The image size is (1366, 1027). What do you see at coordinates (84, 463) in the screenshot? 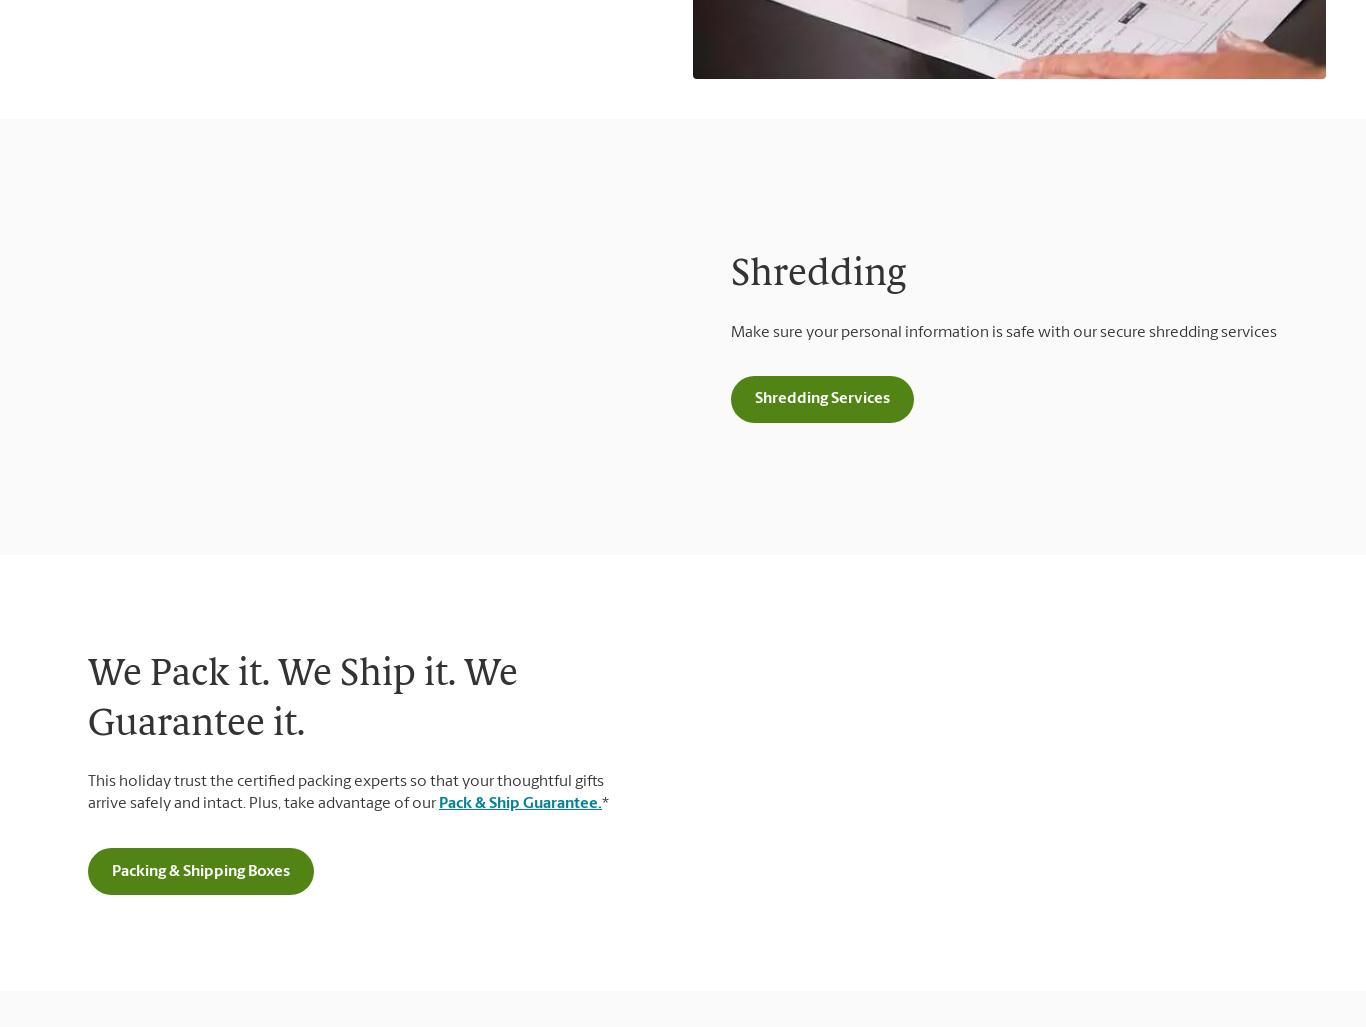
I see `'Postcards'` at bounding box center [84, 463].